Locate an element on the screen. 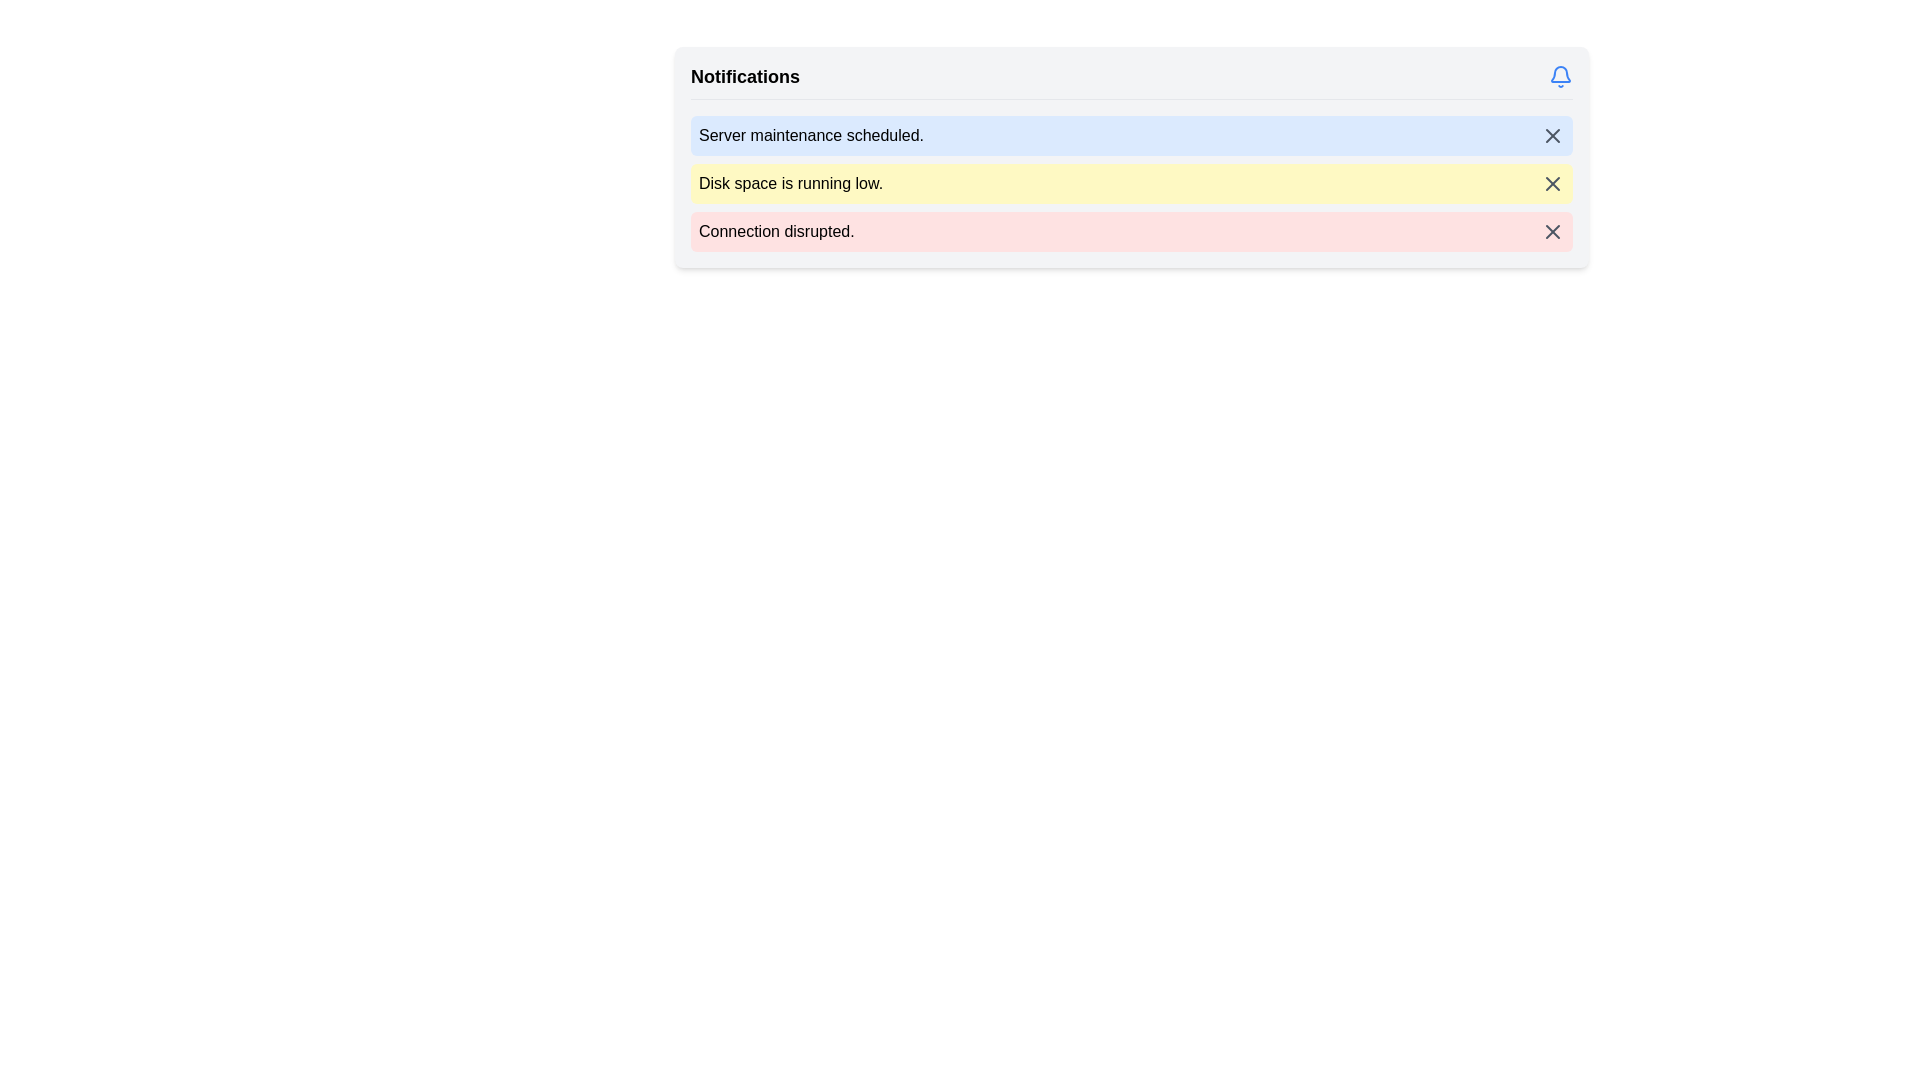 This screenshot has width=1920, height=1080. the Close button (graphical 'X' mark) located in the top-right corner of the blue-highlighted notification entry is located at coordinates (1552, 135).